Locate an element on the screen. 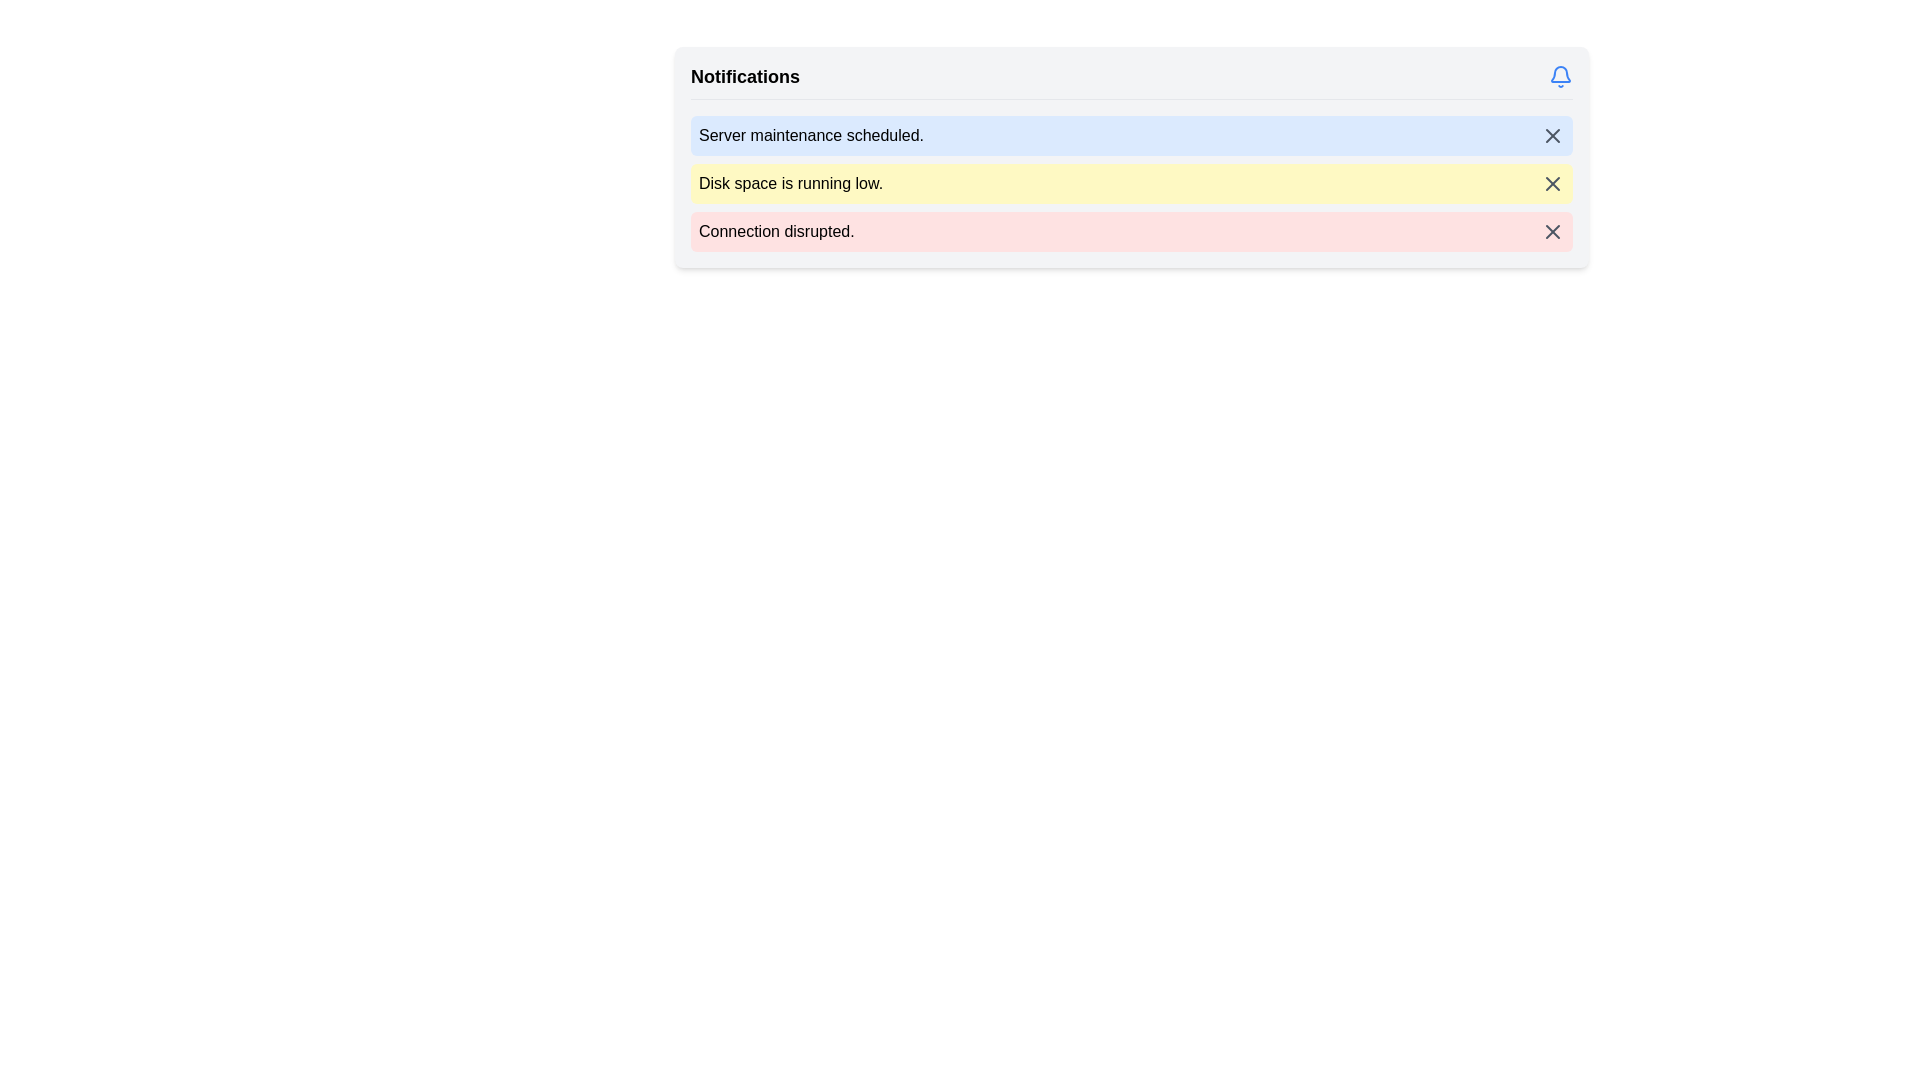 This screenshot has width=1920, height=1080. the Close button (graphical 'X' mark) located in the top-right corner of the blue-highlighted notification entry is located at coordinates (1552, 135).